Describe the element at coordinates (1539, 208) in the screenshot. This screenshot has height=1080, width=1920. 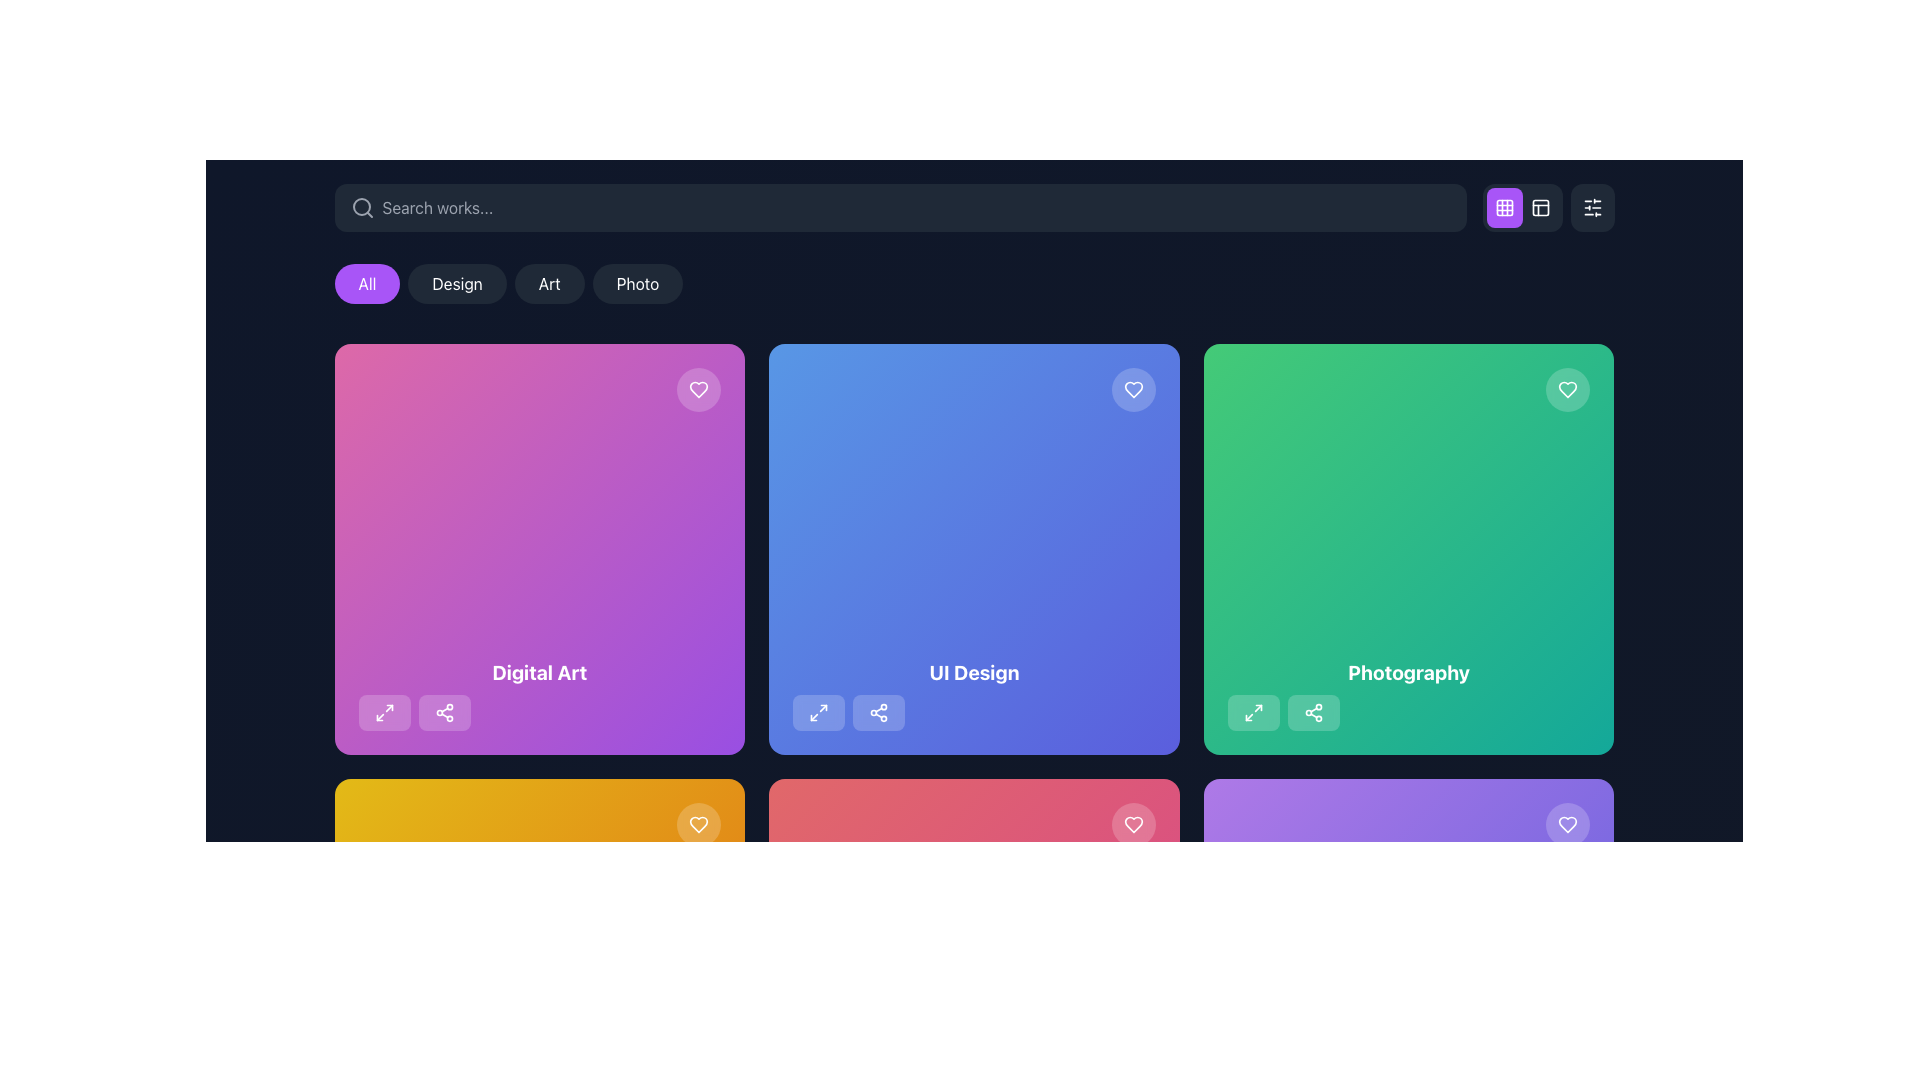
I see `the third button in the top-right corner of the interface, which has a square icon representing a divided panel against a dark background` at that location.